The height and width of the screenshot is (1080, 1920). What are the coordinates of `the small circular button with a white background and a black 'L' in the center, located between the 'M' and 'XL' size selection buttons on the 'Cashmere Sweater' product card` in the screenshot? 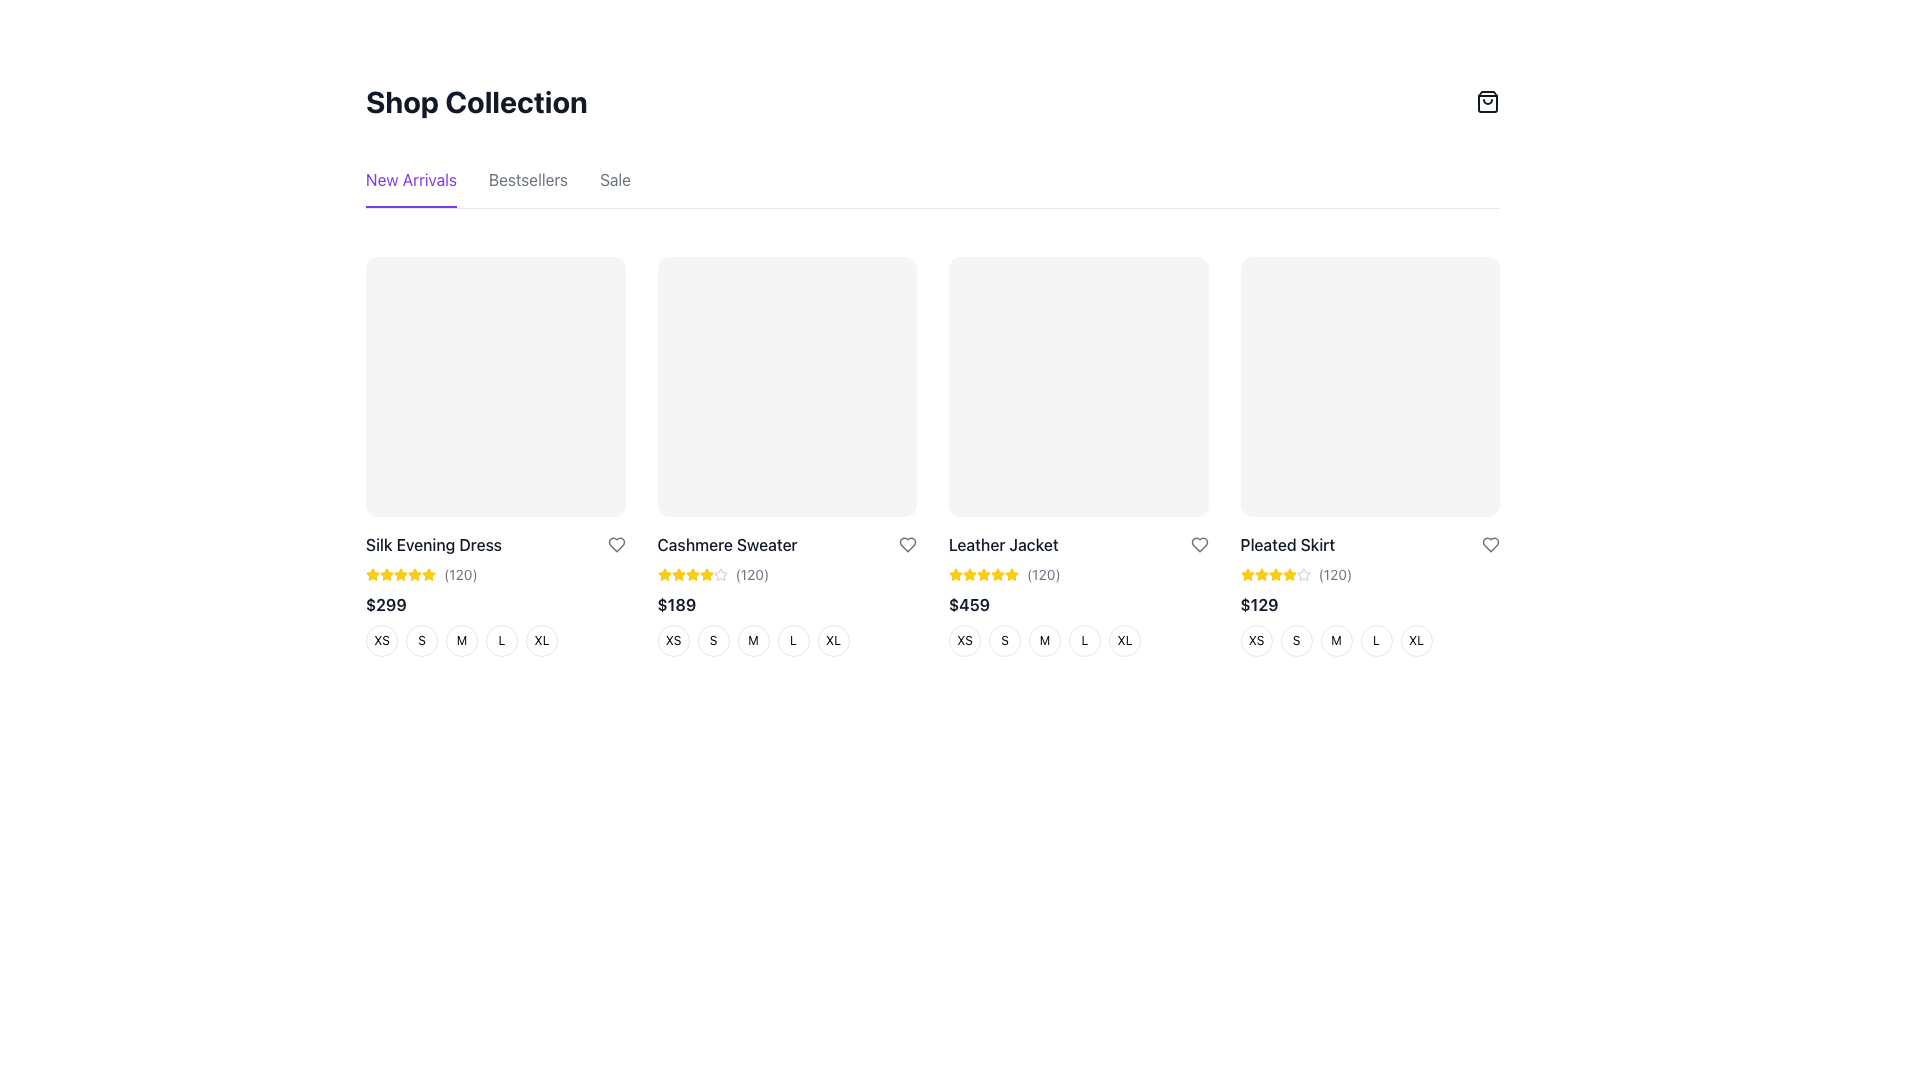 It's located at (792, 640).